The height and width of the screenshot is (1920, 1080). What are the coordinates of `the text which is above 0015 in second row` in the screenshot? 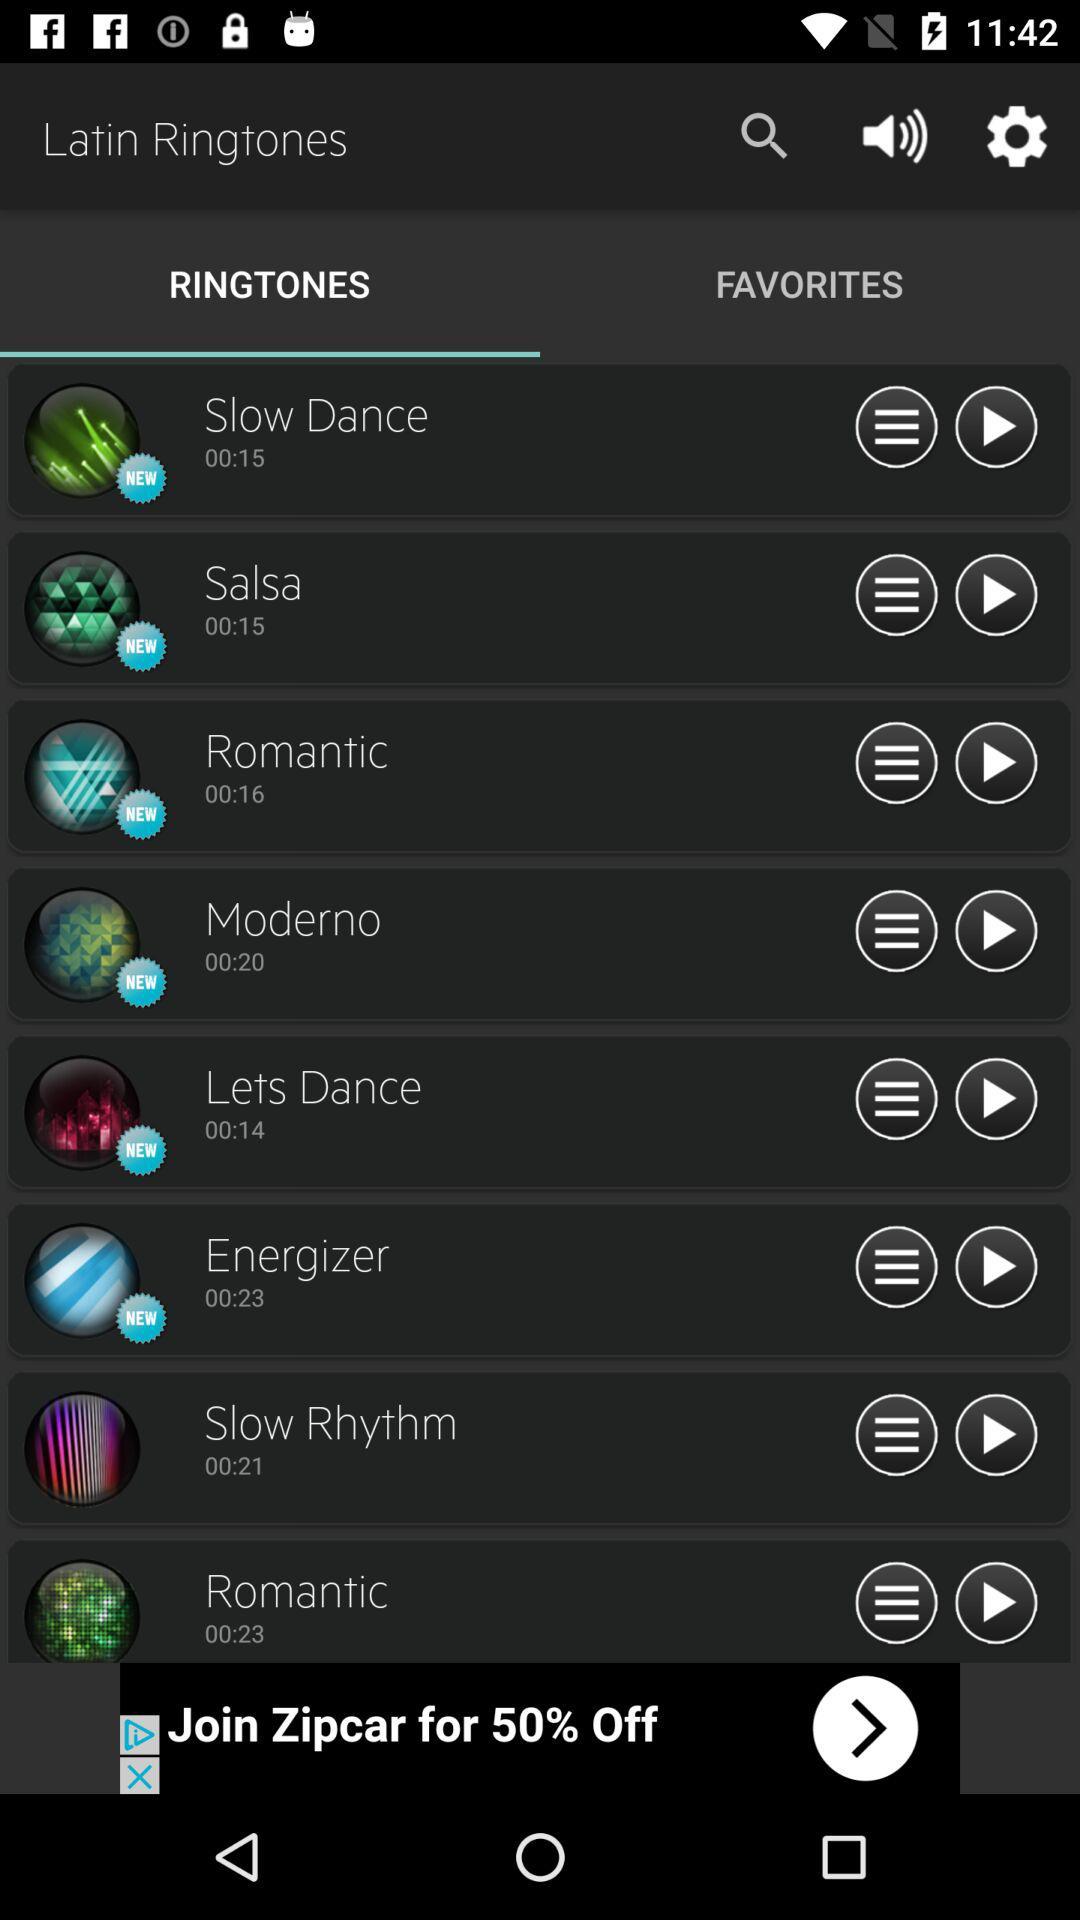 It's located at (523, 579).